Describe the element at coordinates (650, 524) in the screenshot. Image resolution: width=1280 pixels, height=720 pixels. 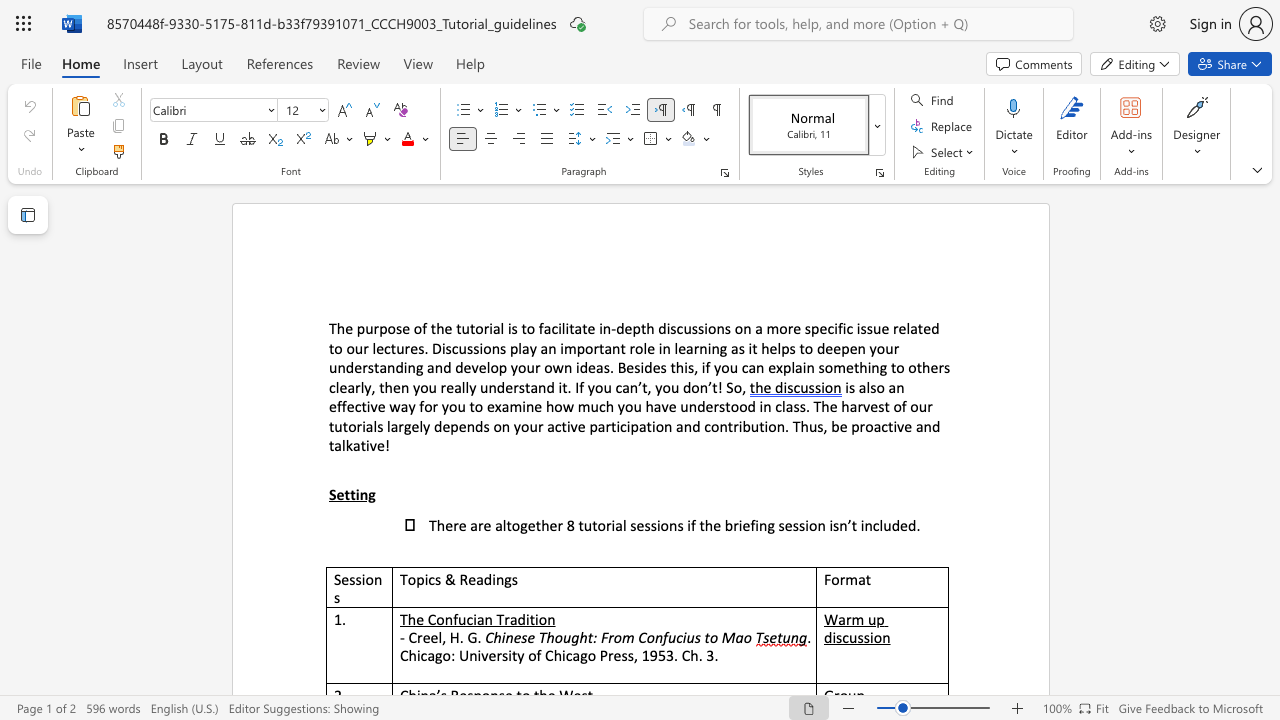
I see `the subset text "sions if the briefin" within the text "There are altogether 8 tutorial sessions if the briefing session"` at that location.